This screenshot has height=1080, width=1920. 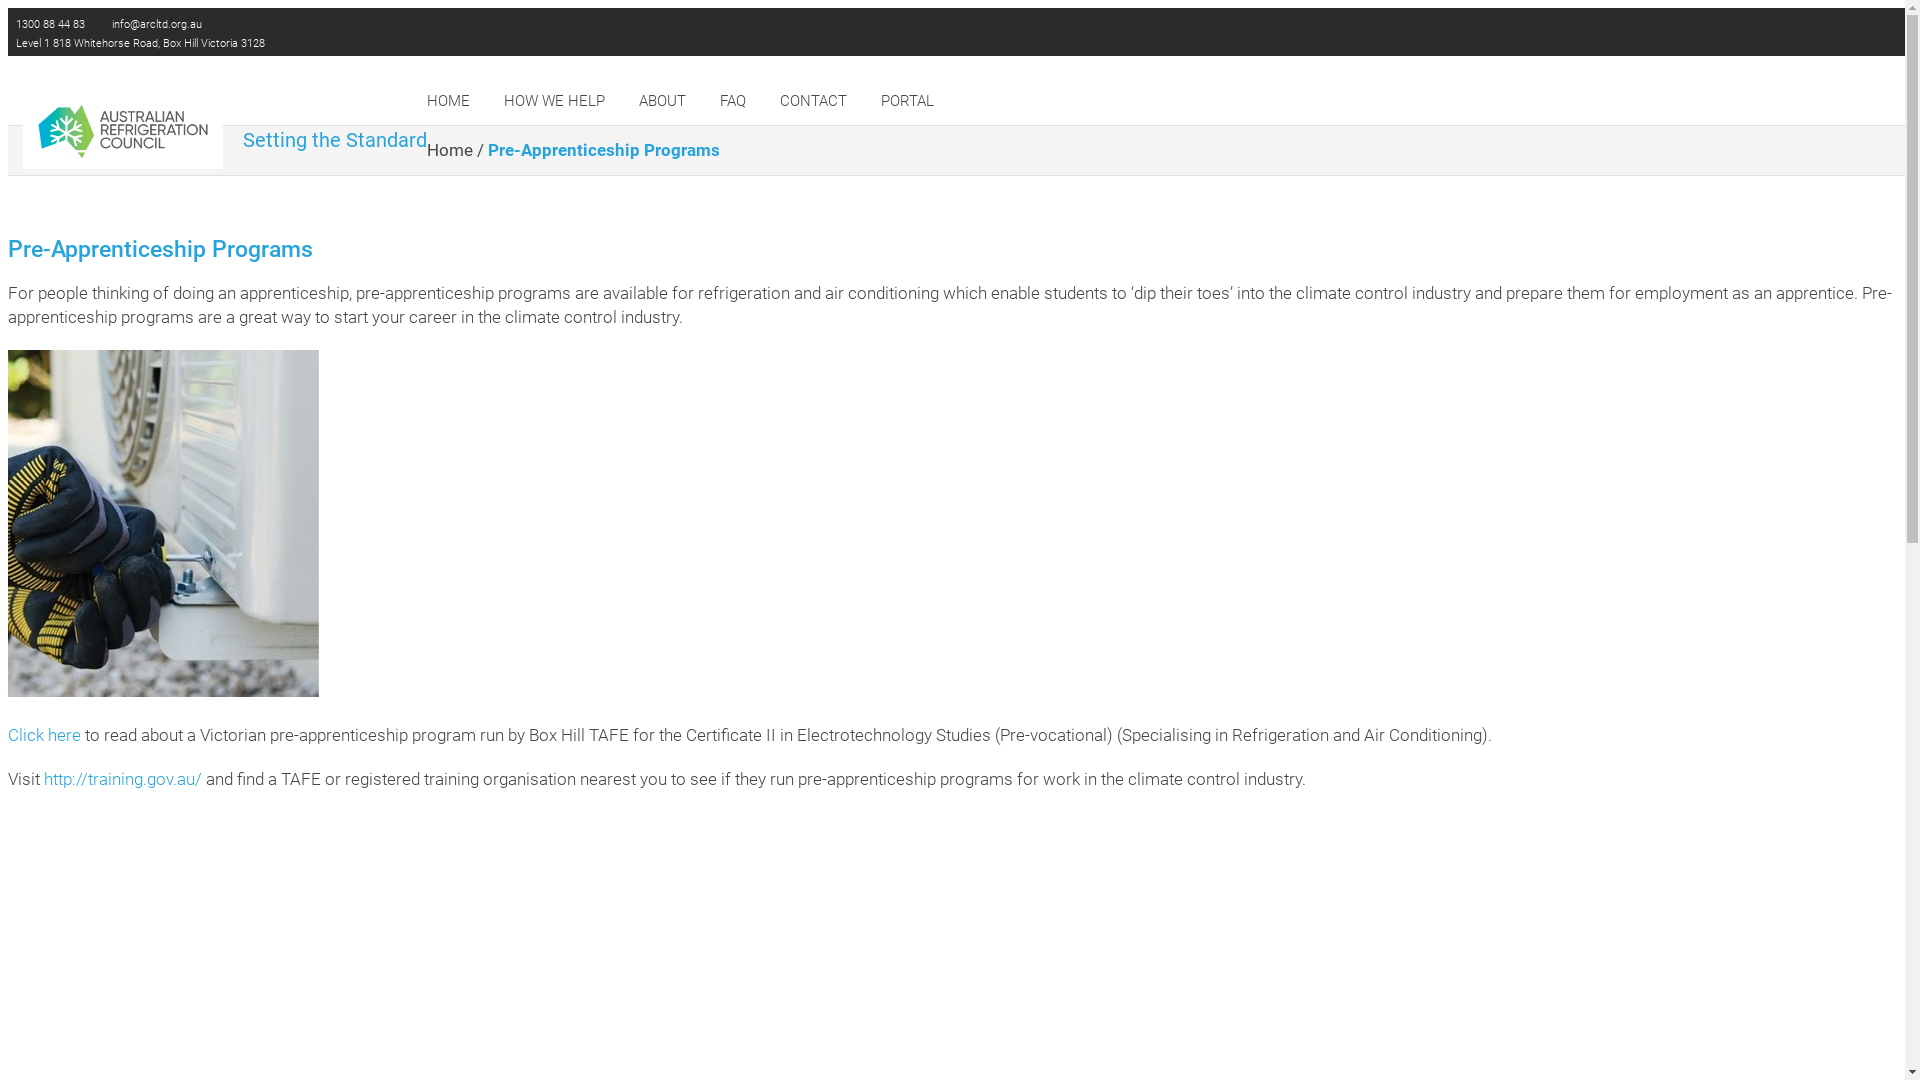 I want to click on 'Home', so click(x=449, y=149).